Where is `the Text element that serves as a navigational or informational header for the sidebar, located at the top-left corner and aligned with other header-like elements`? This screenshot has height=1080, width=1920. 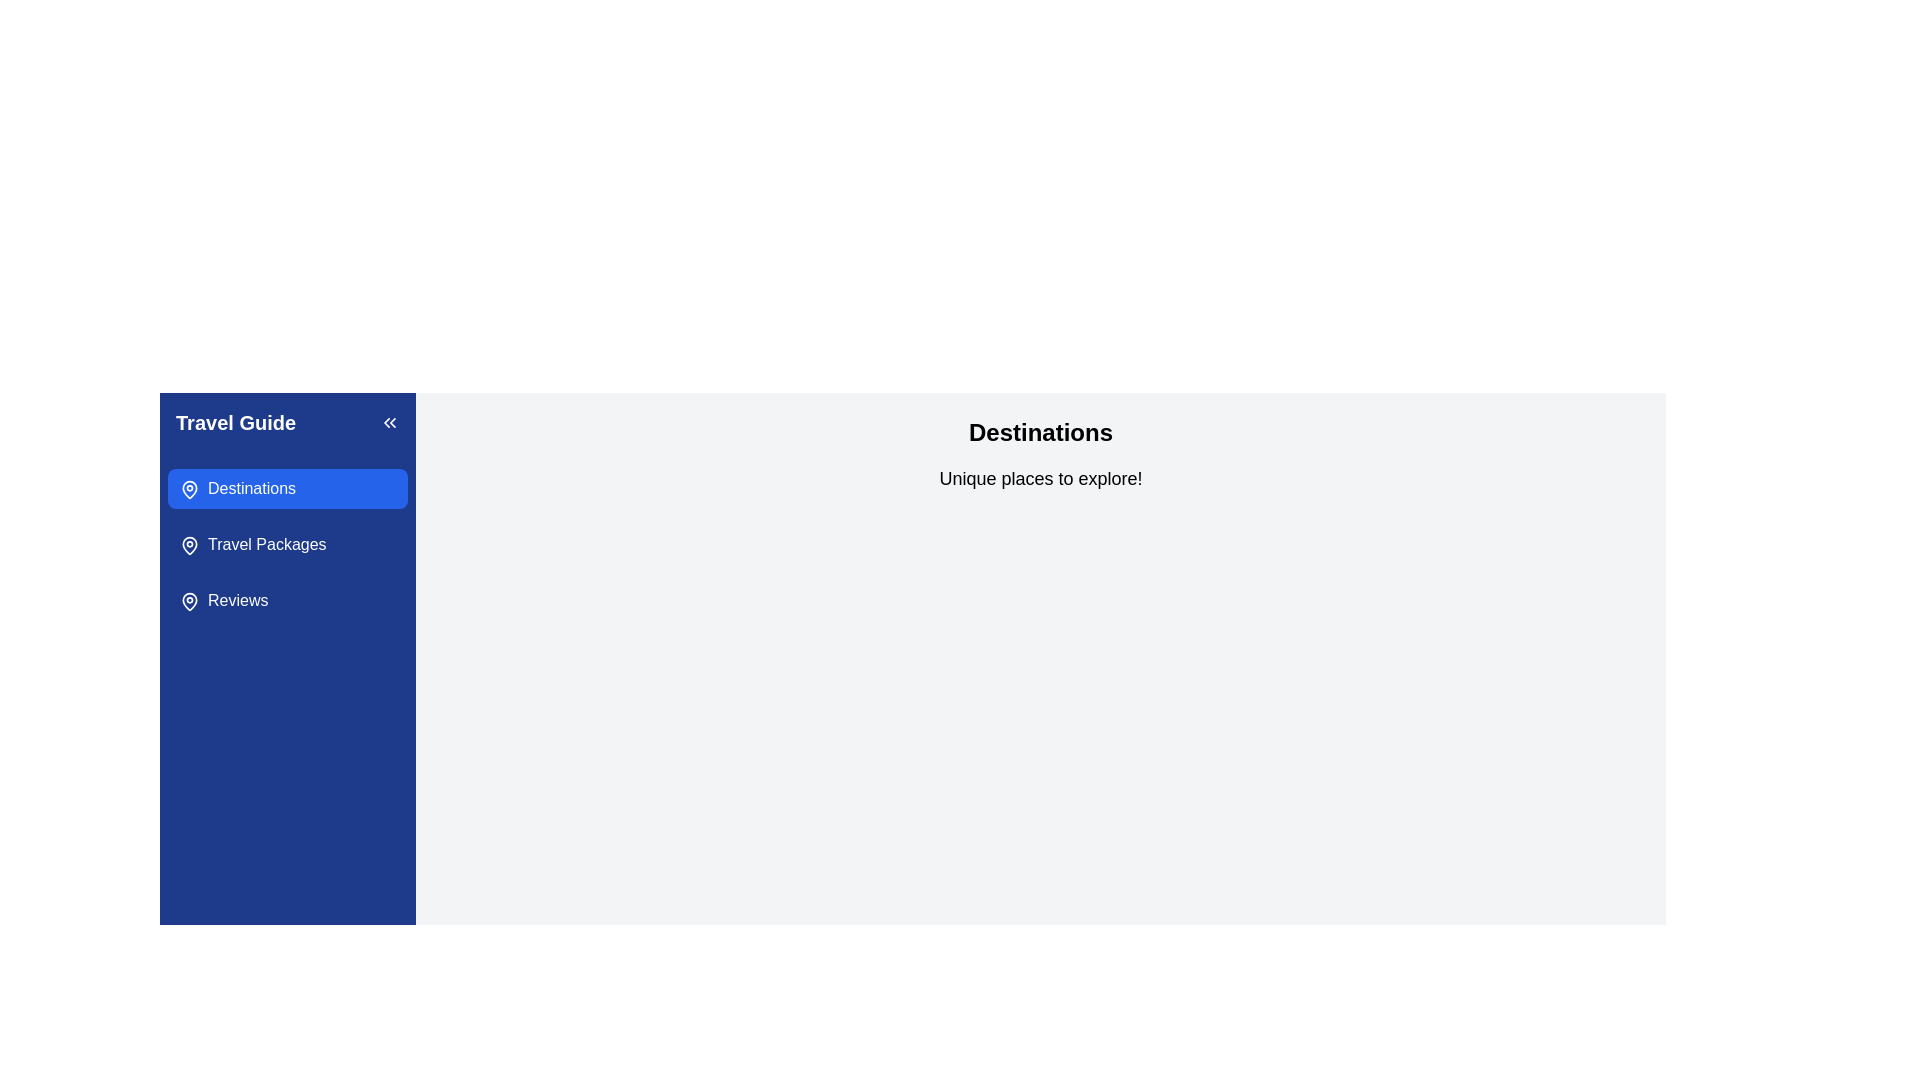
the Text element that serves as a navigational or informational header for the sidebar, located at the top-left corner and aligned with other header-like elements is located at coordinates (235, 422).